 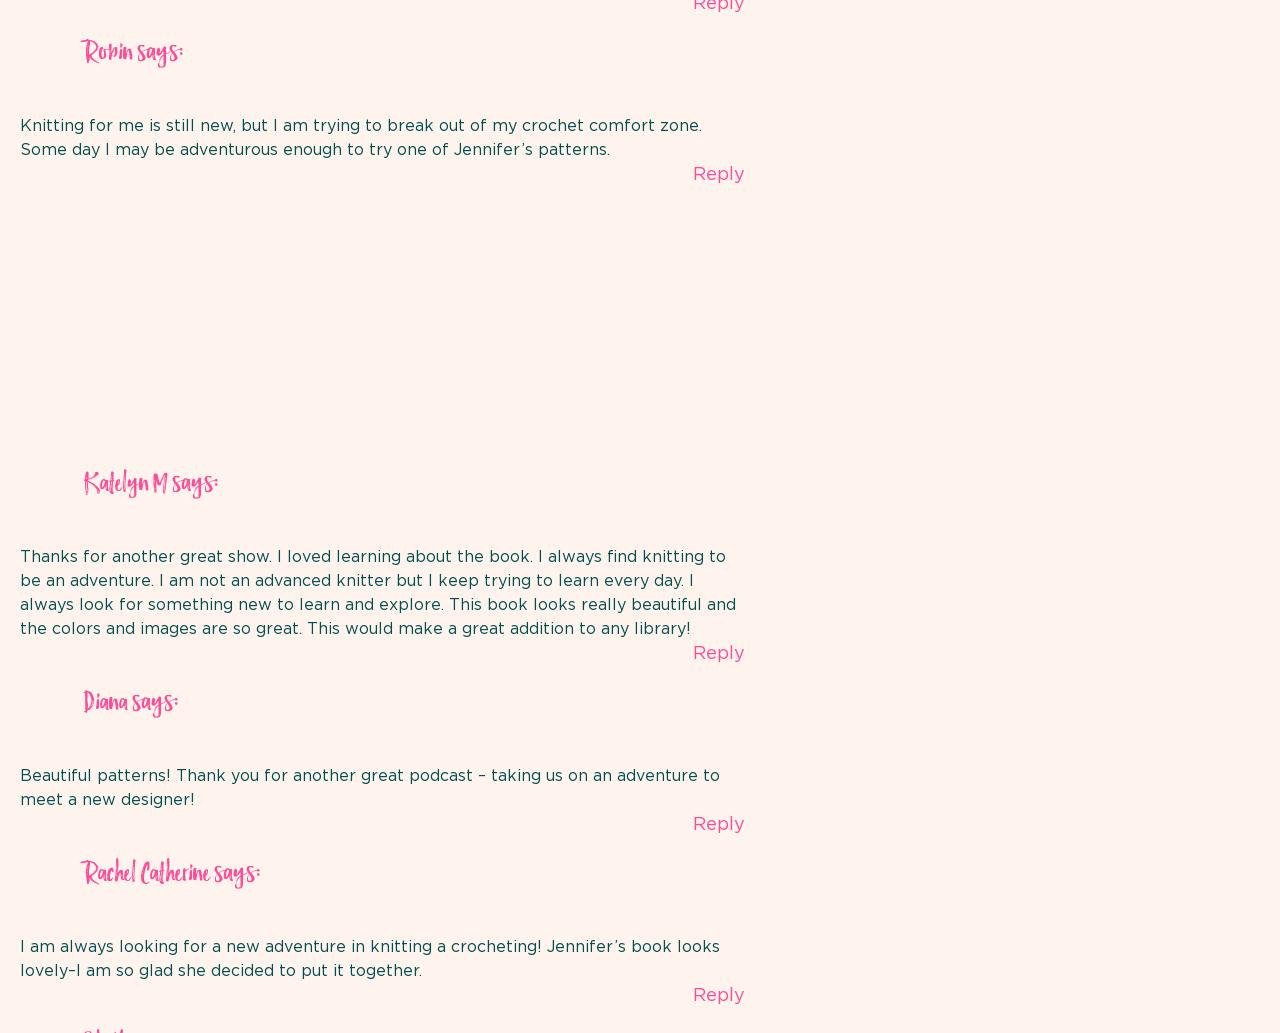 I want to click on 'Knitting for me is still new, but I am trying to break out of my crochet comfort zone.  Some day I may be adventurous enough to try one of Jennifer’s patterns.', so click(x=360, y=138).